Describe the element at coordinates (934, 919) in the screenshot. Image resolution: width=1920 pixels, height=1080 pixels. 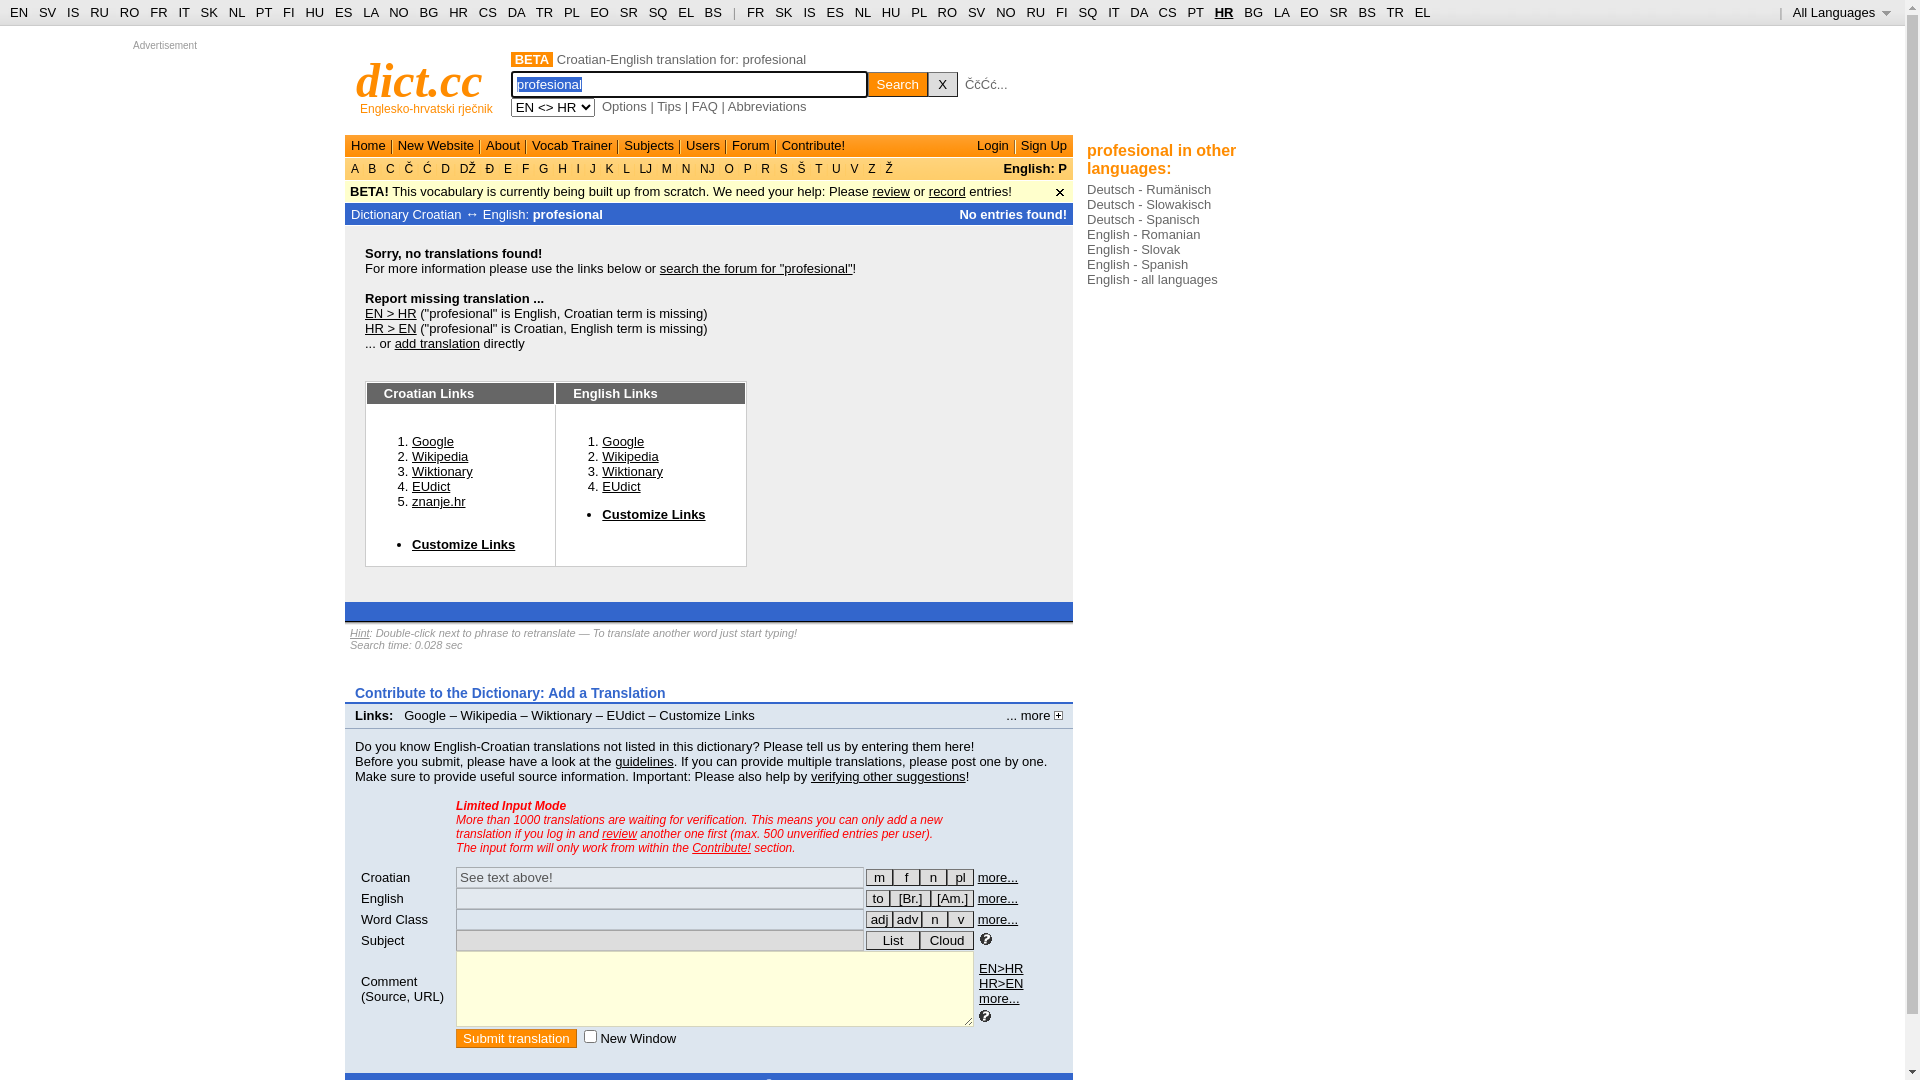
I see `'n'` at that location.